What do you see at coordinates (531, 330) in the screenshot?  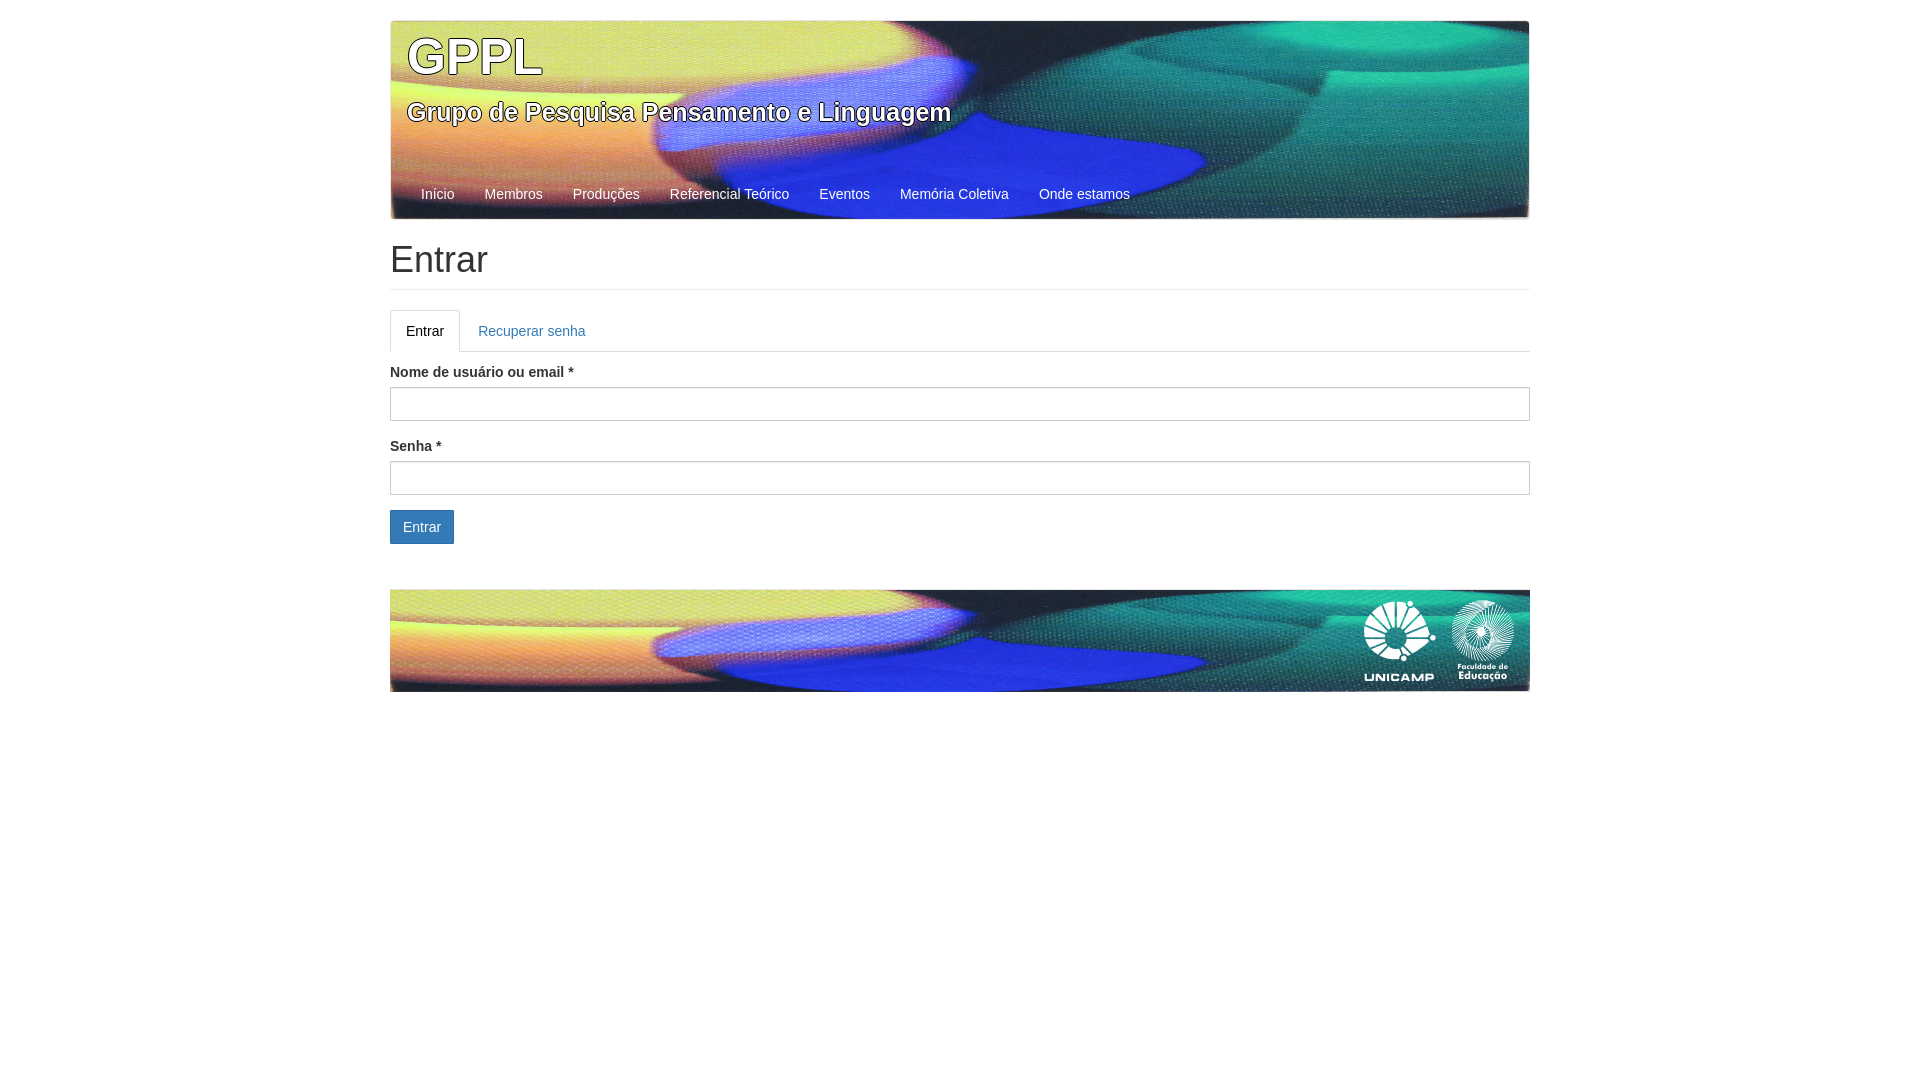 I see `'Recuperar senha'` at bounding box center [531, 330].